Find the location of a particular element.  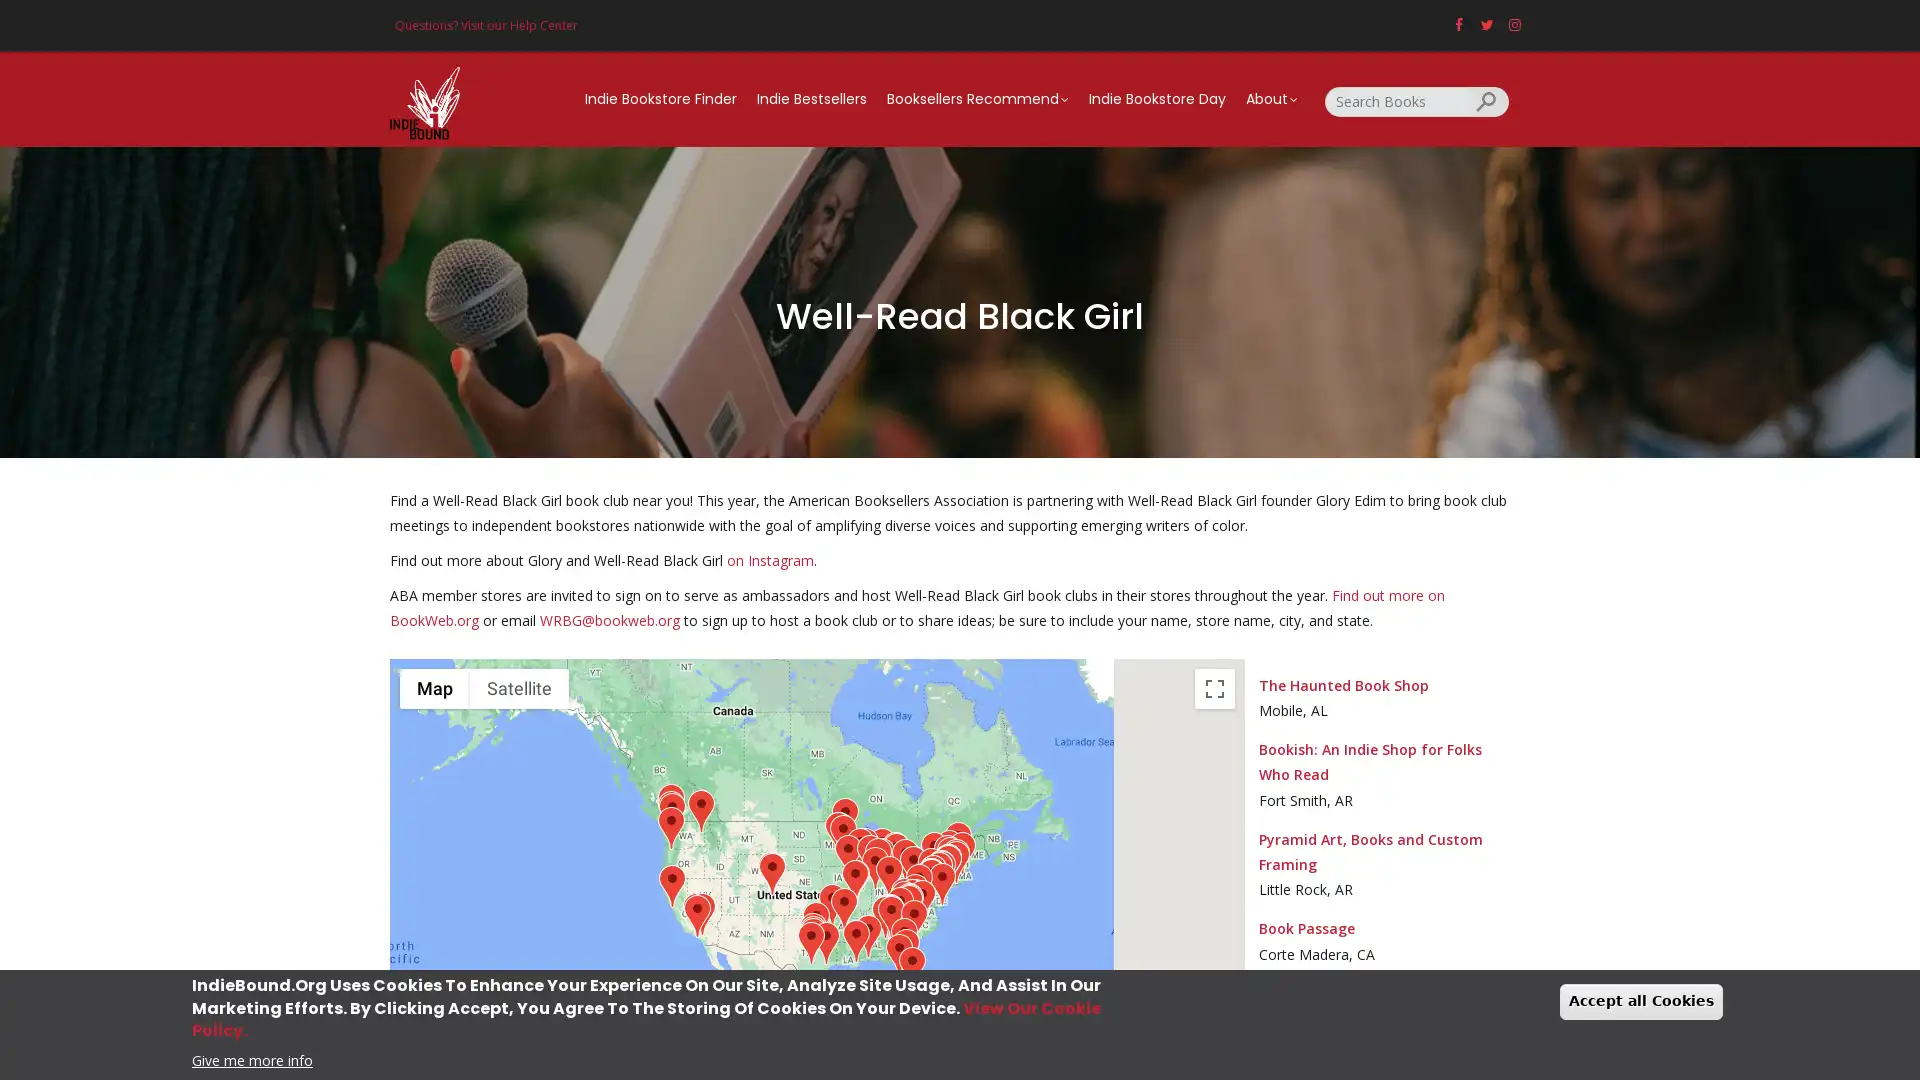

MahoganyBooks is located at coordinates (929, 878).